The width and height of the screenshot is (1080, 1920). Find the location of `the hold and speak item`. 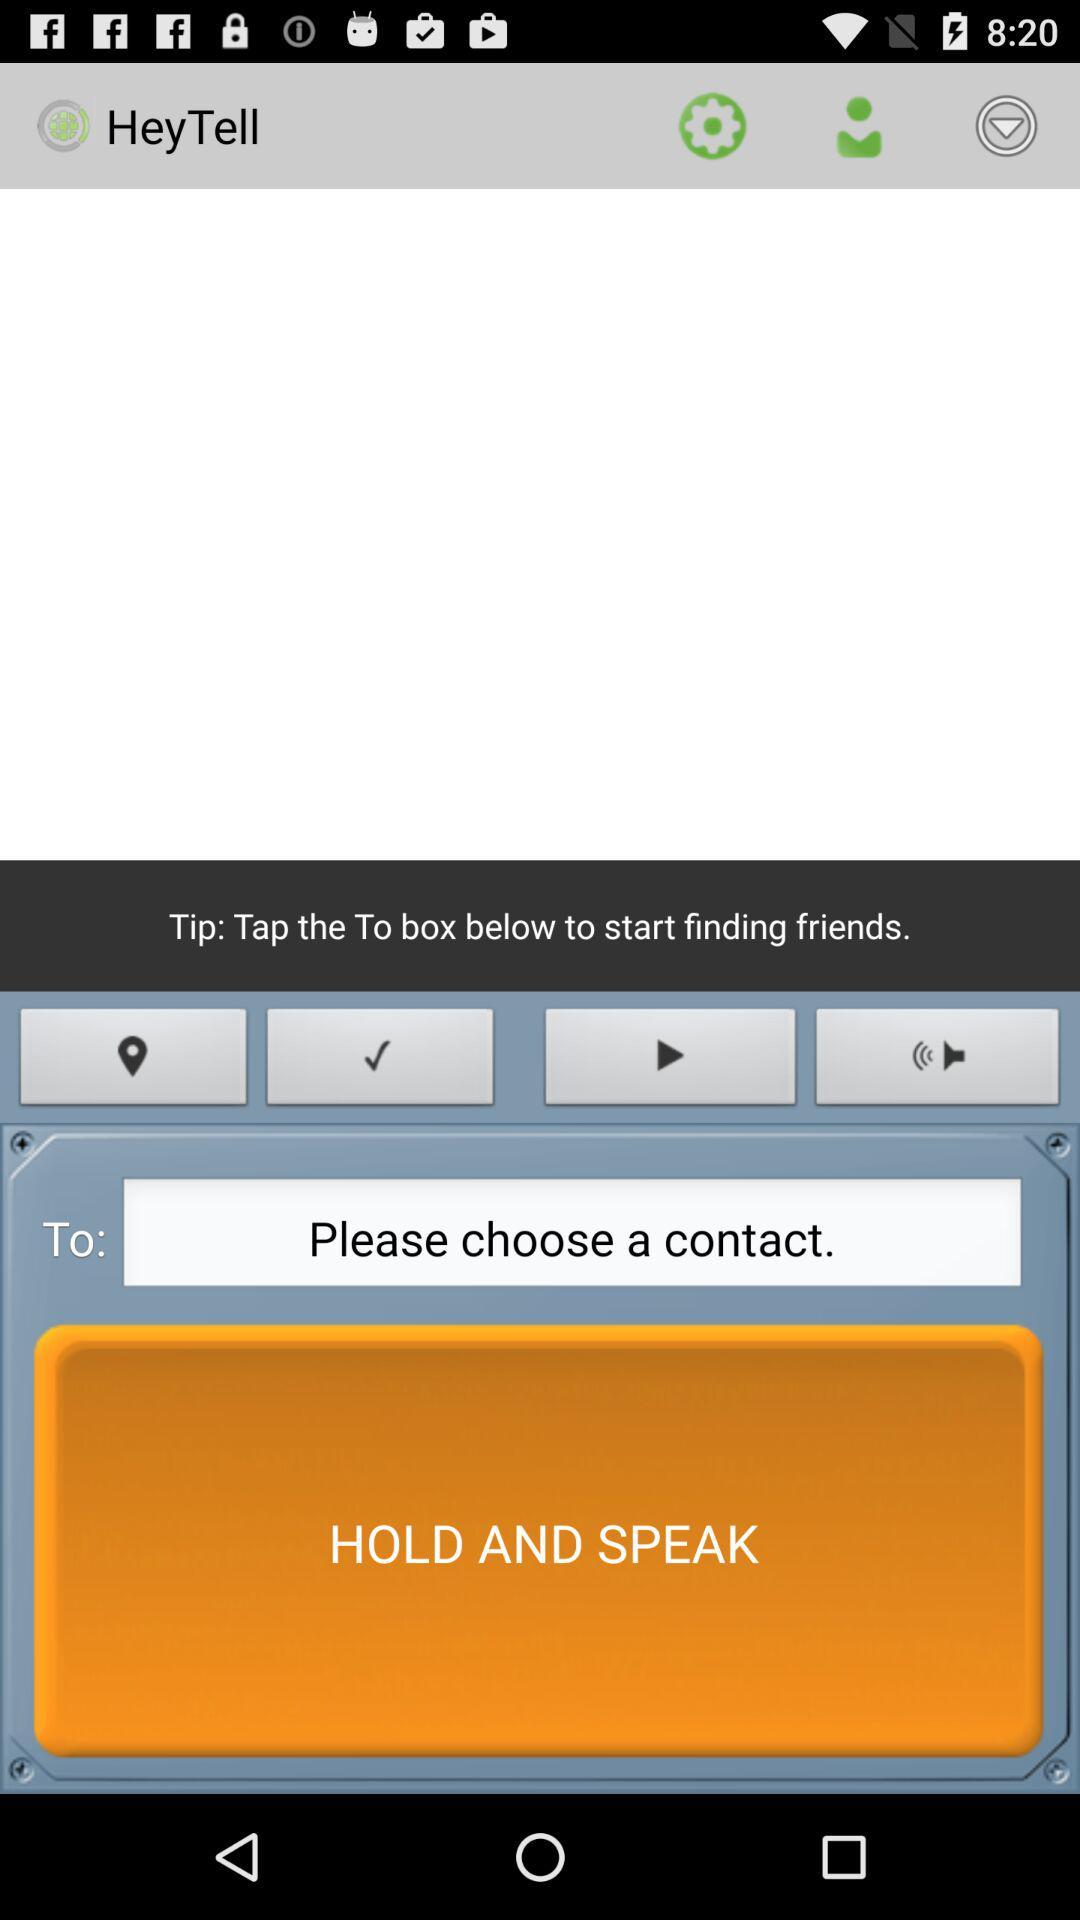

the hold and speak item is located at coordinates (540, 1541).